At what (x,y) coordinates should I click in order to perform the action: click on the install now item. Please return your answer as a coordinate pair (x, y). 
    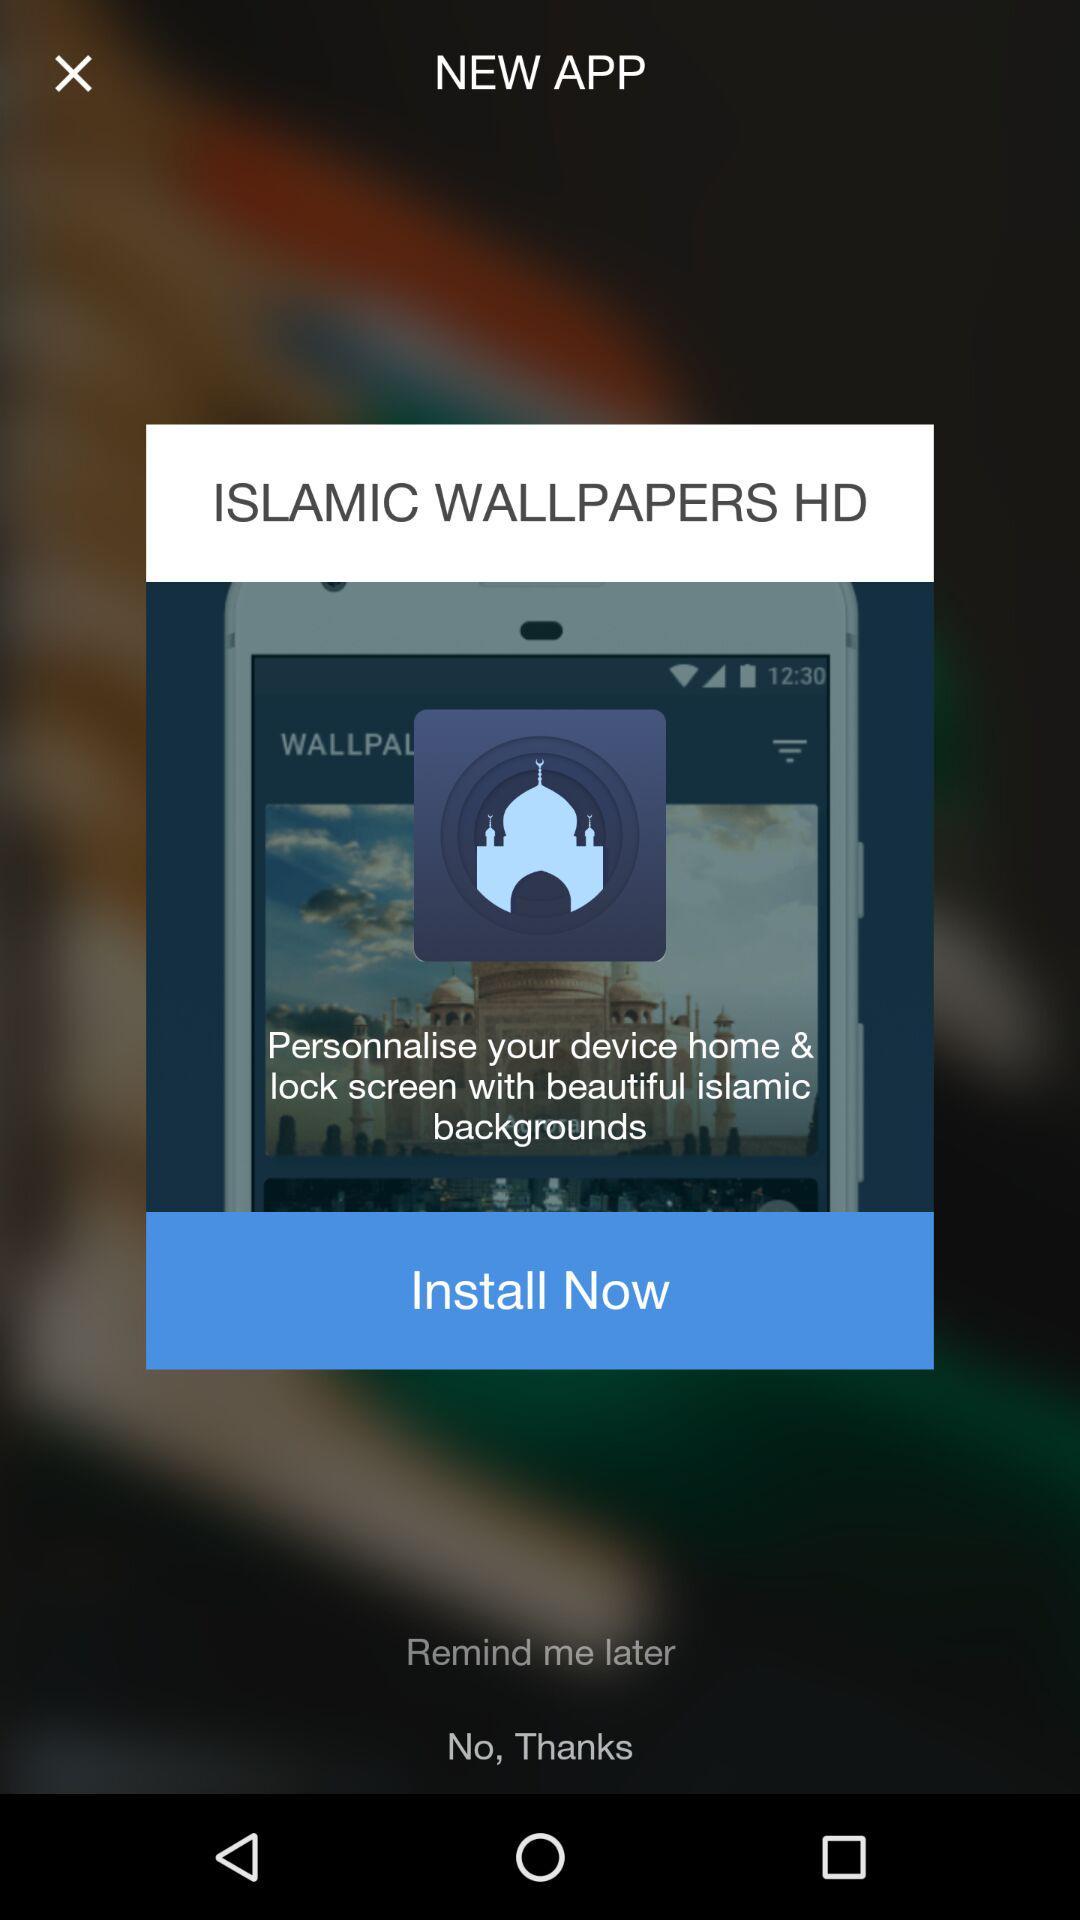
    Looking at the image, I should click on (540, 1290).